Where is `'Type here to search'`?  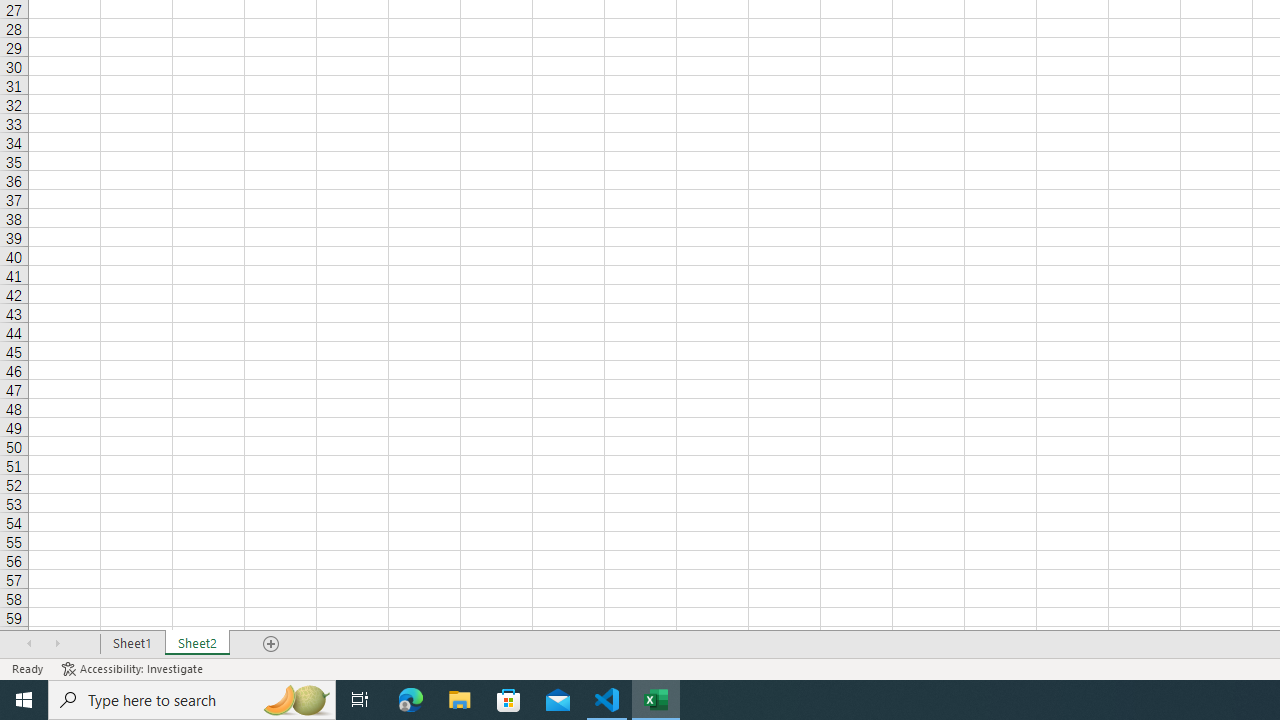
'Type here to search' is located at coordinates (192, 698).